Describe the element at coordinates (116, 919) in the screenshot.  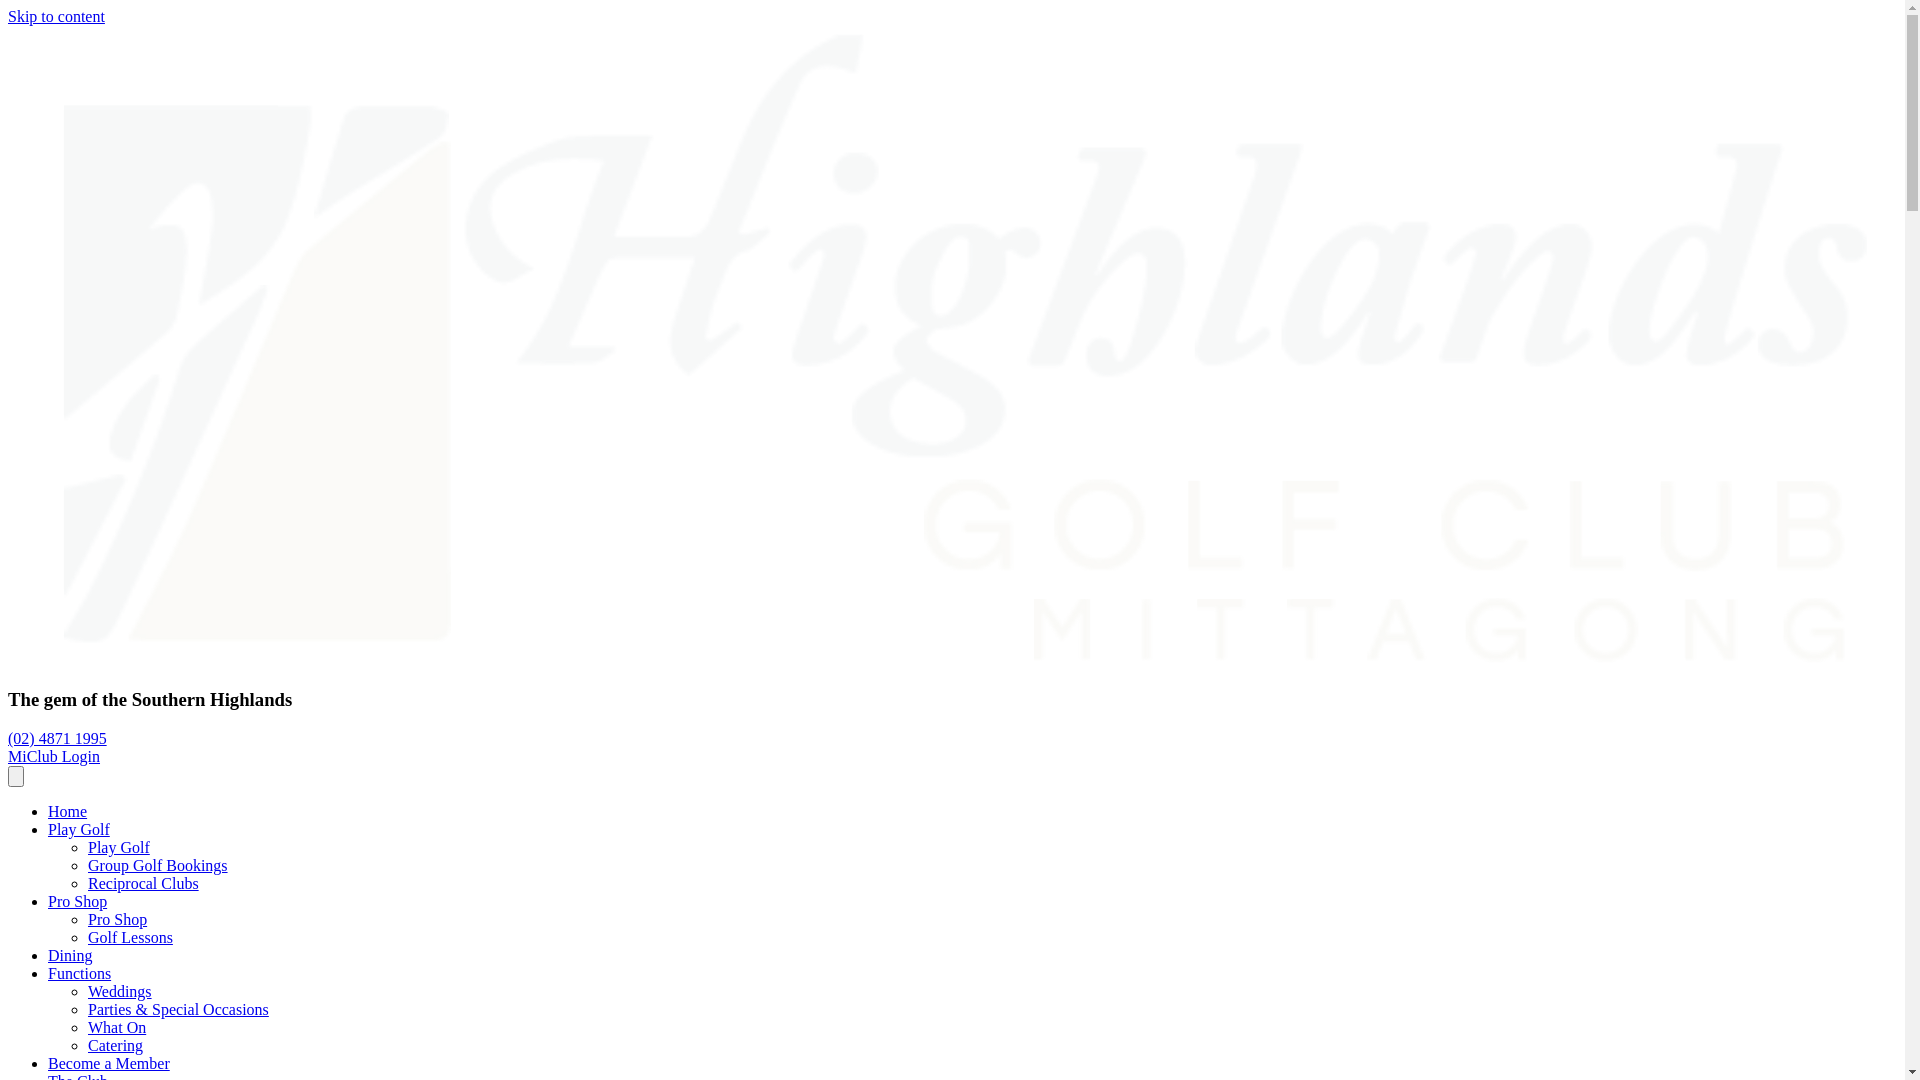
I see `'Pro Shop'` at that location.